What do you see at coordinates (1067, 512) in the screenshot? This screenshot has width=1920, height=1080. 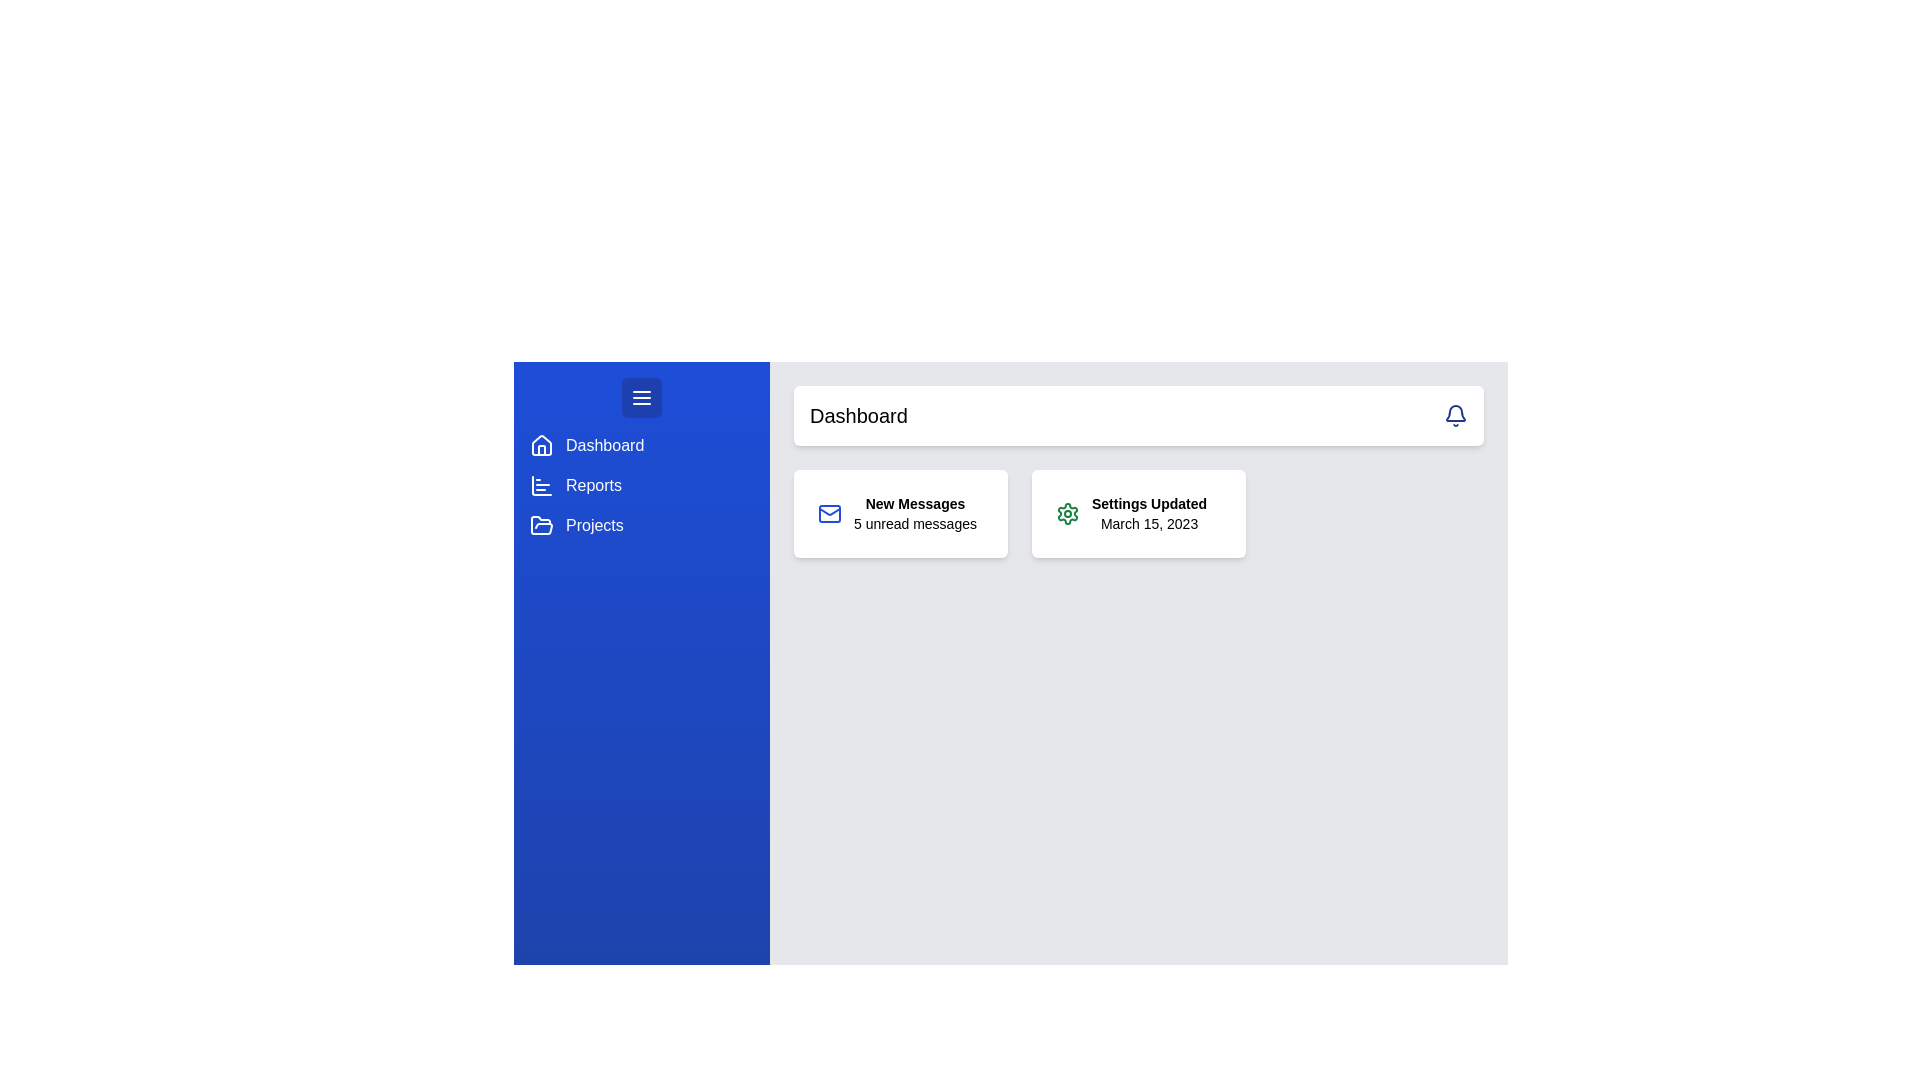 I see `the complex gear-like icon located in the upper right corner of the interface, next to the search bar and notification bell icon` at bounding box center [1067, 512].